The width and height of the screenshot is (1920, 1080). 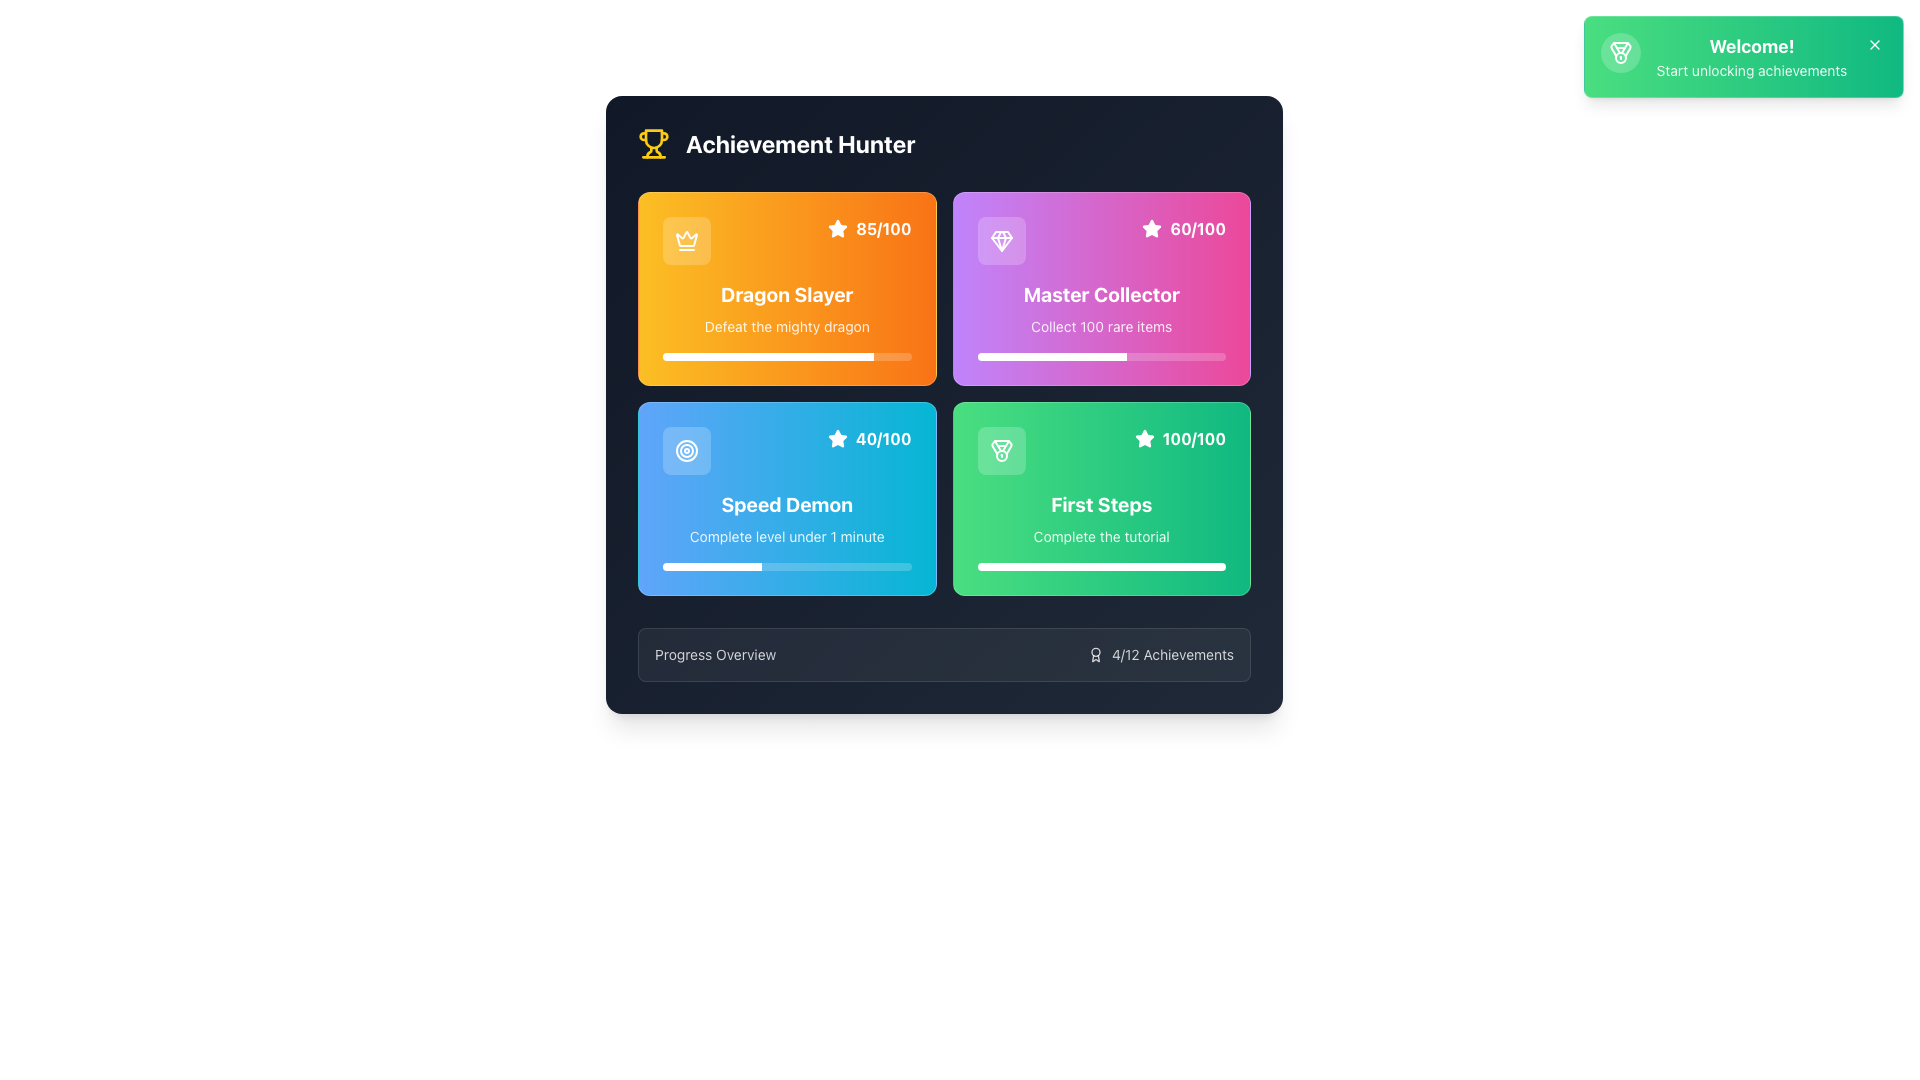 I want to click on score data displayed in the upper-right corner of the green card representing the 'First Steps' achievement, so click(x=1100, y=451).